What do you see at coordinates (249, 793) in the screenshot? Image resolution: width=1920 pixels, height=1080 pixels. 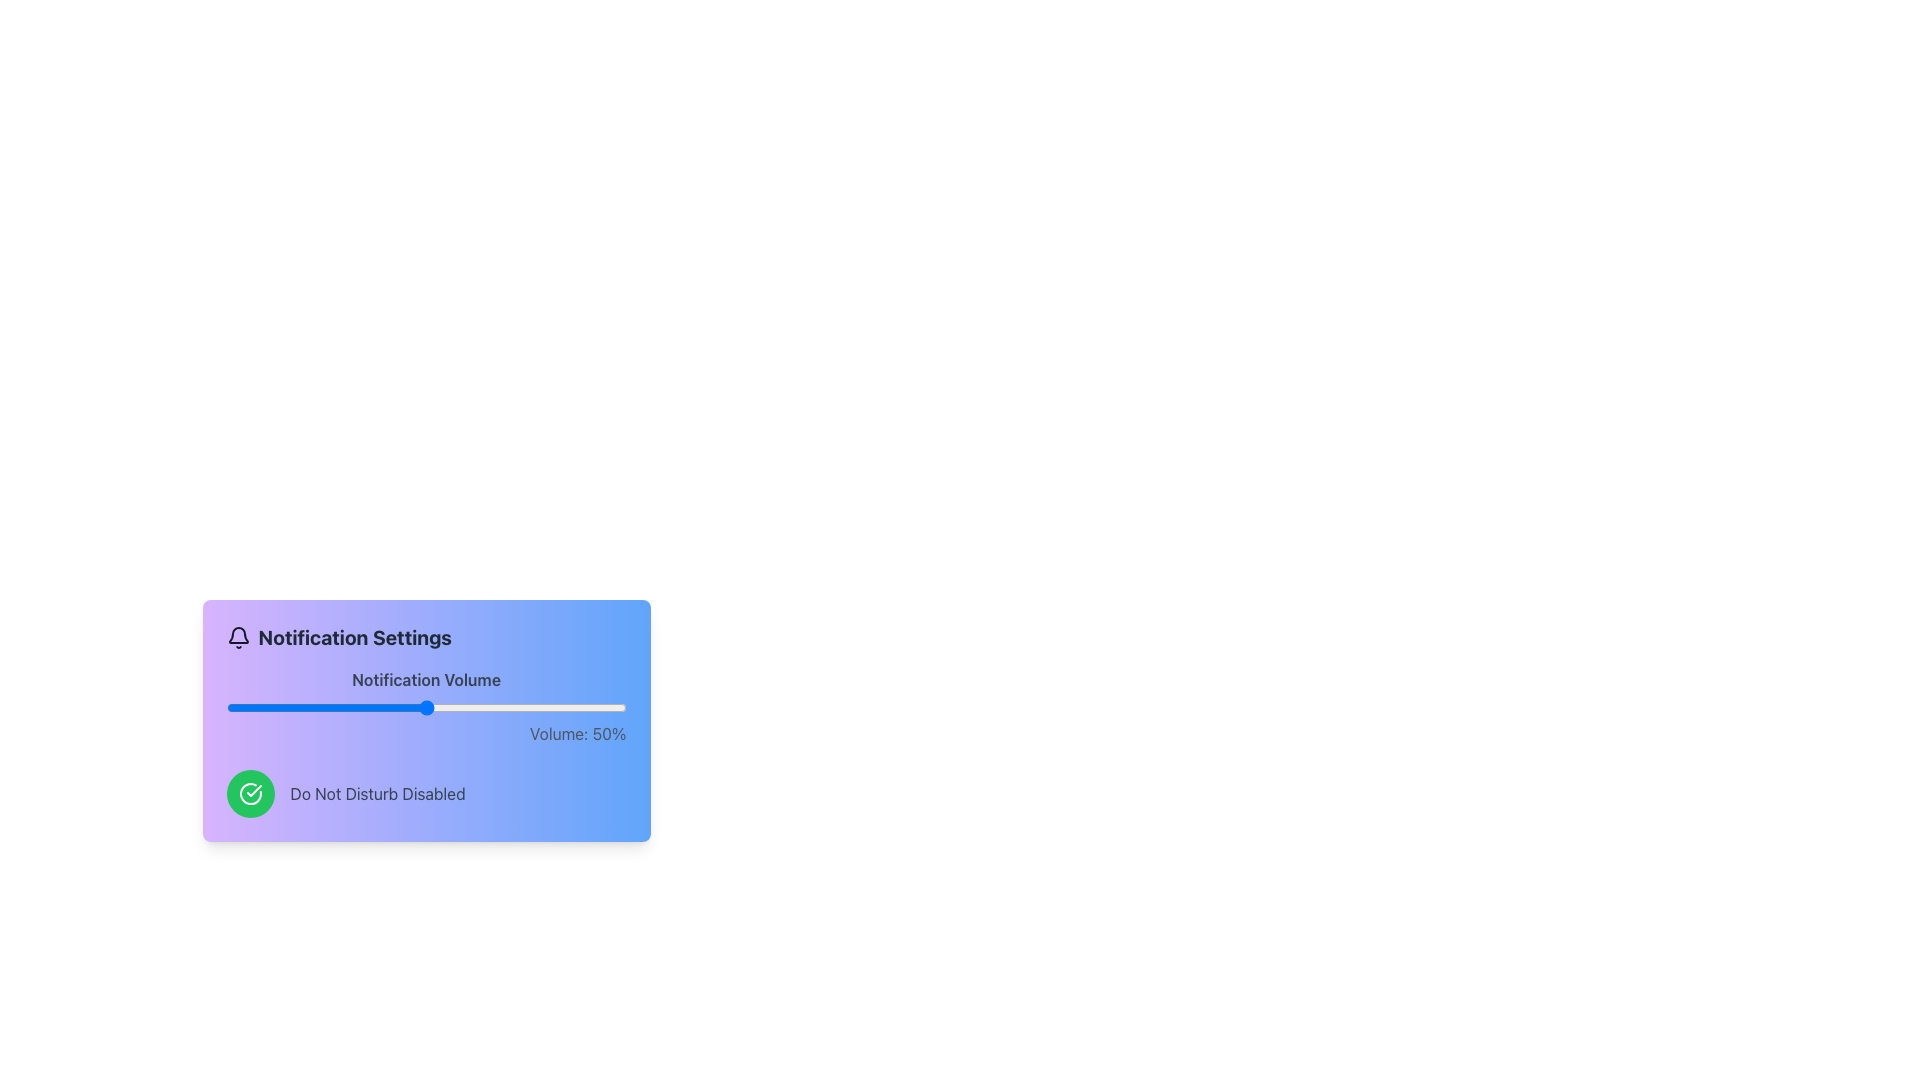 I see `the 'Do Not Disturb' status icon within the green circular button located in the lower left corner of the notification settings card, which indicates that the feature is currently disabled` at bounding box center [249, 793].